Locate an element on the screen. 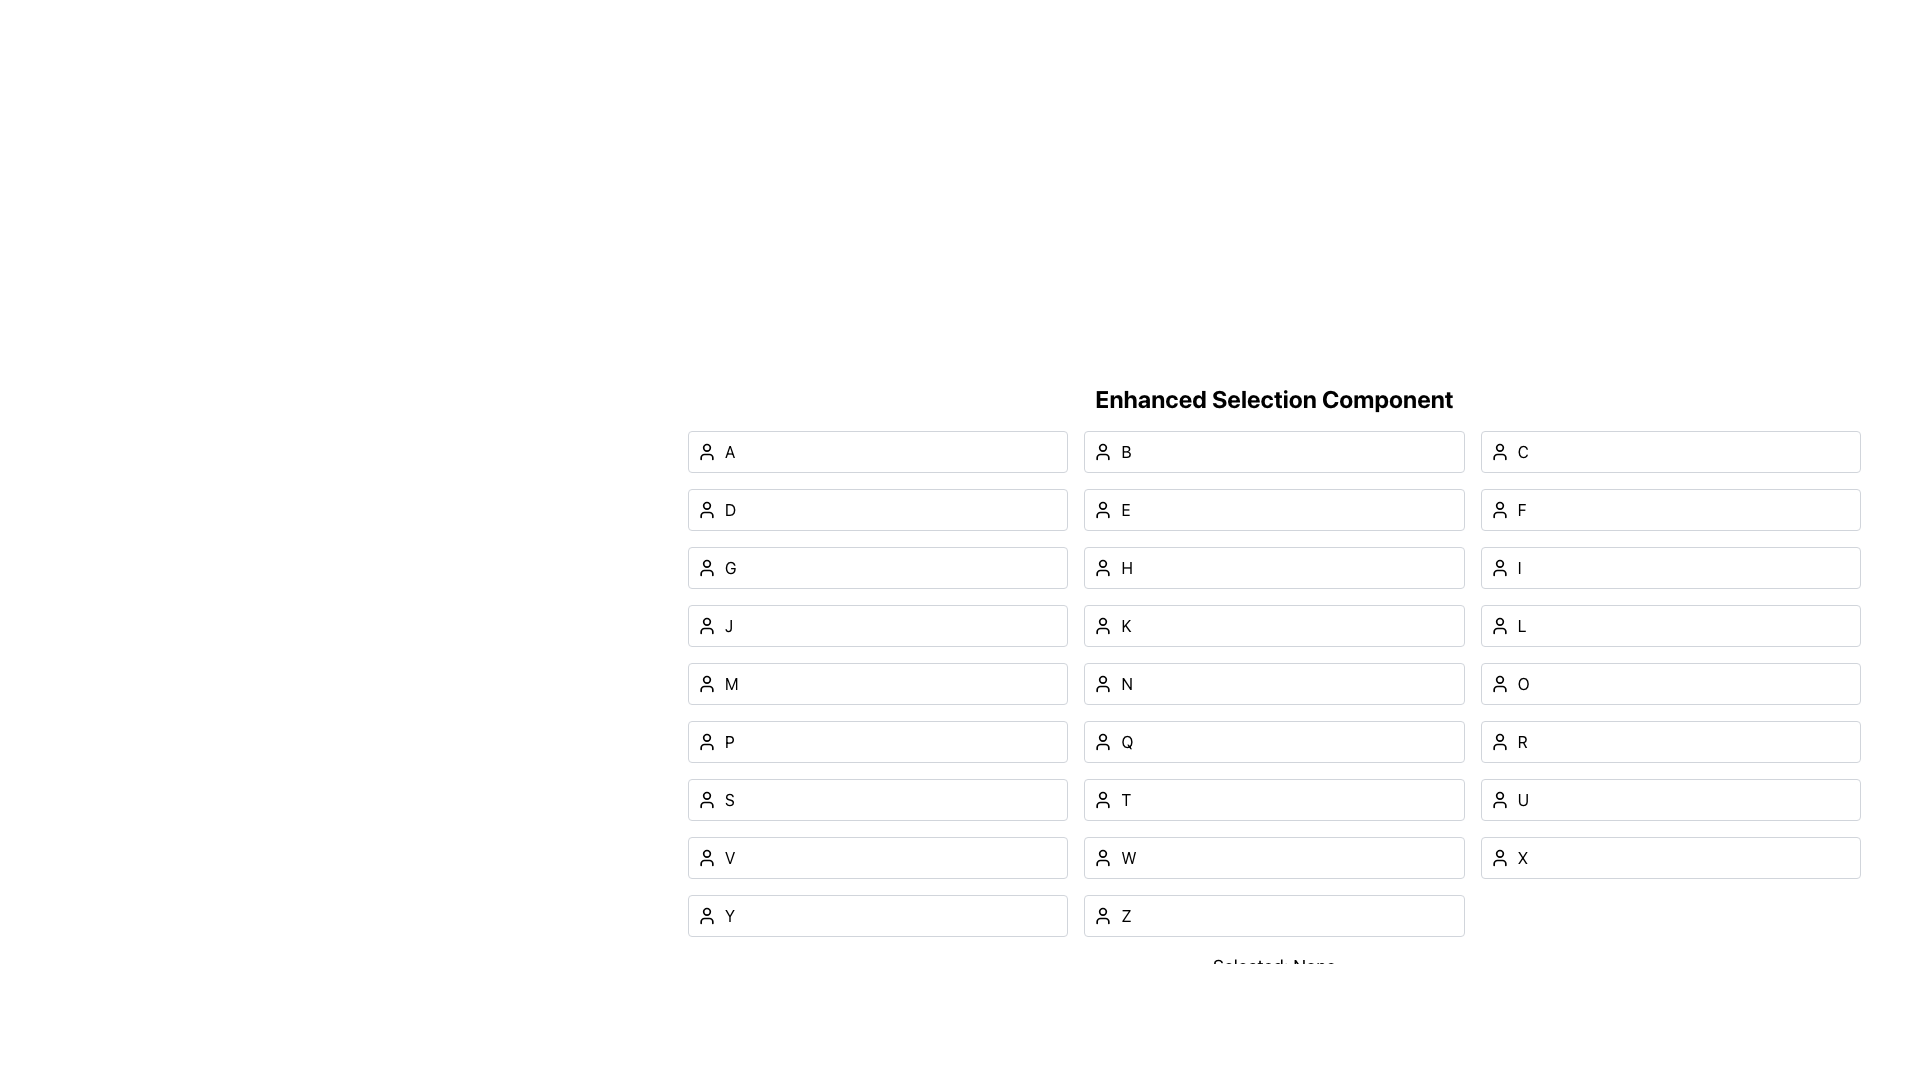  the selectable button representing the letter 'M' in the alphabet selection UI, located in the fifth row of the first column is located at coordinates (878, 682).